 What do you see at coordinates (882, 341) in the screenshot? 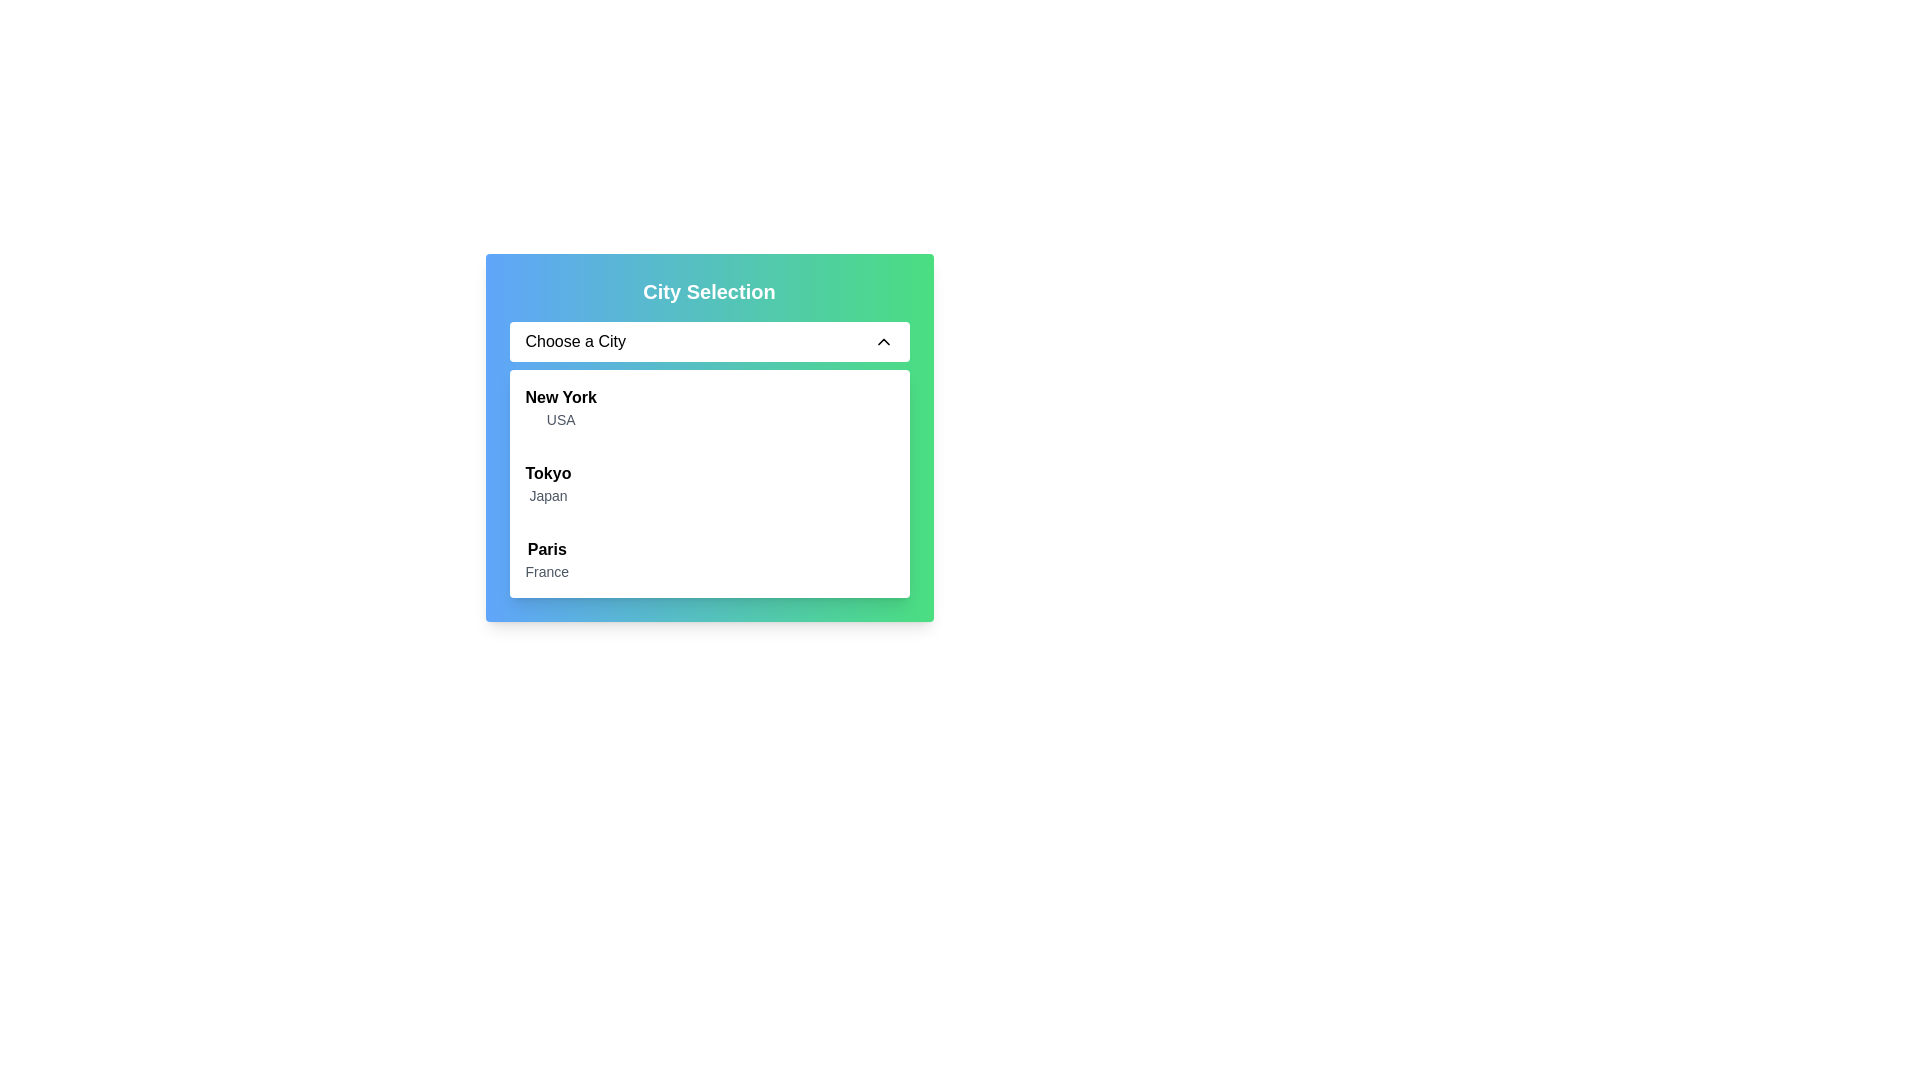
I see `the chevron icon located at the far-right side of the 'Choose a City' section` at bounding box center [882, 341].